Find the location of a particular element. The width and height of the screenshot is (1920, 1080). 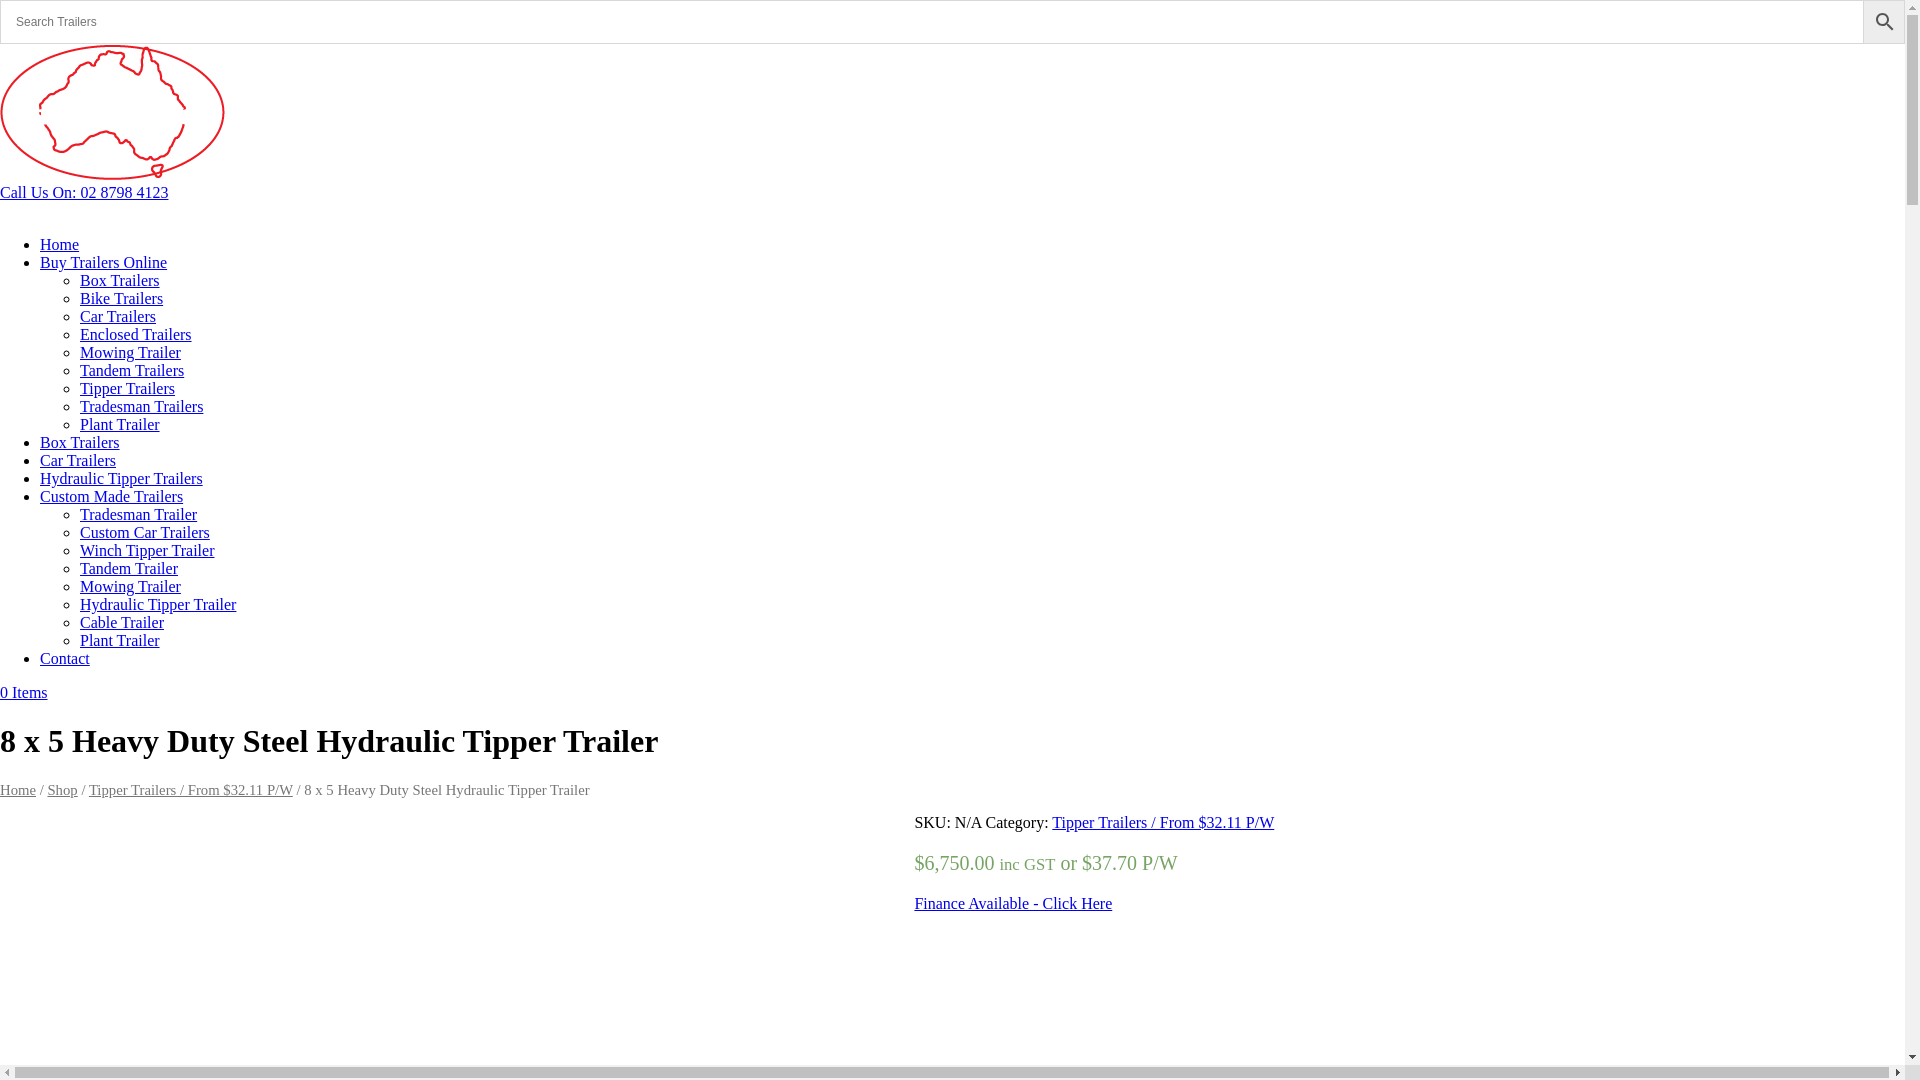

'Tradesman Trailer' is located at coordinates (80, 513).